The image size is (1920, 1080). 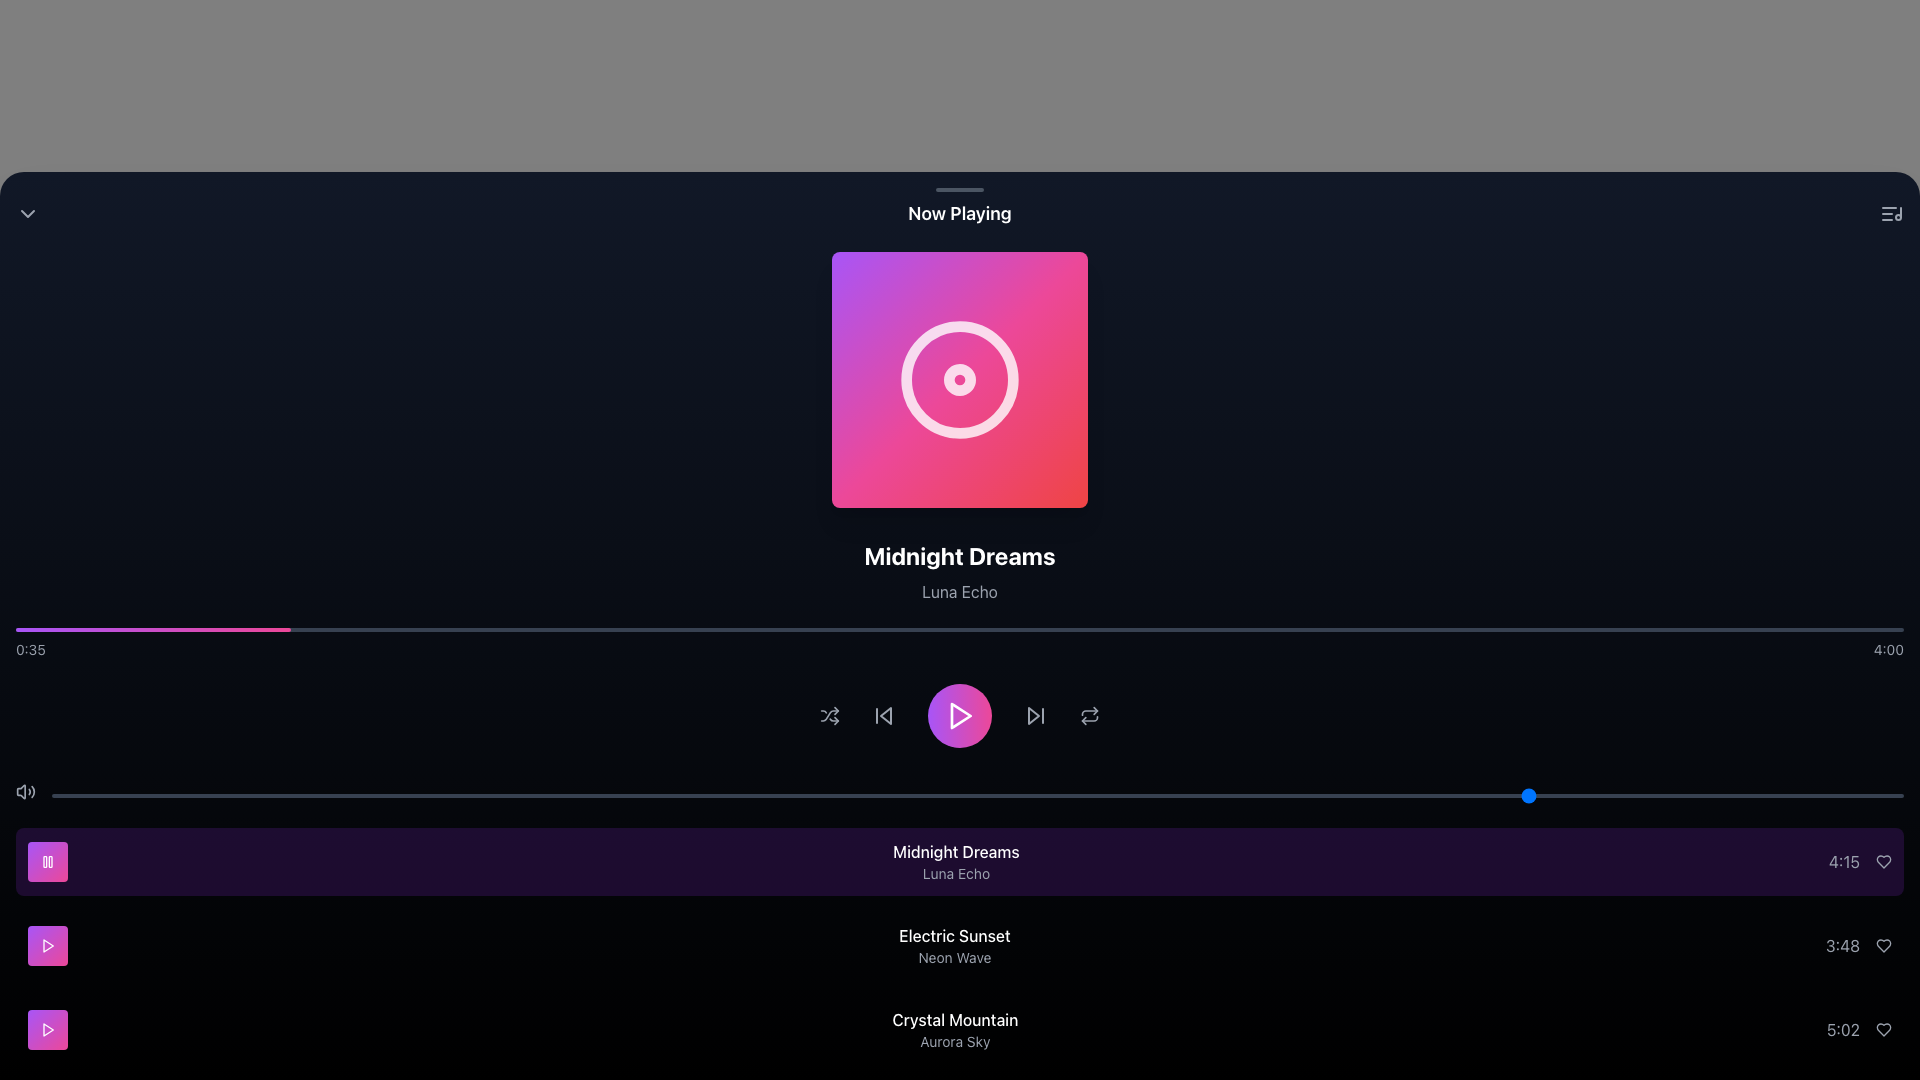 What do you see at coordinates (1036, 715) in the screenshot?
I see `the skip-forward button, which is represented as a rightward pointing triangle with a vertical line beside it, styled in gray with a hover effect that changes it to white` at bounding box center [1036, 715].